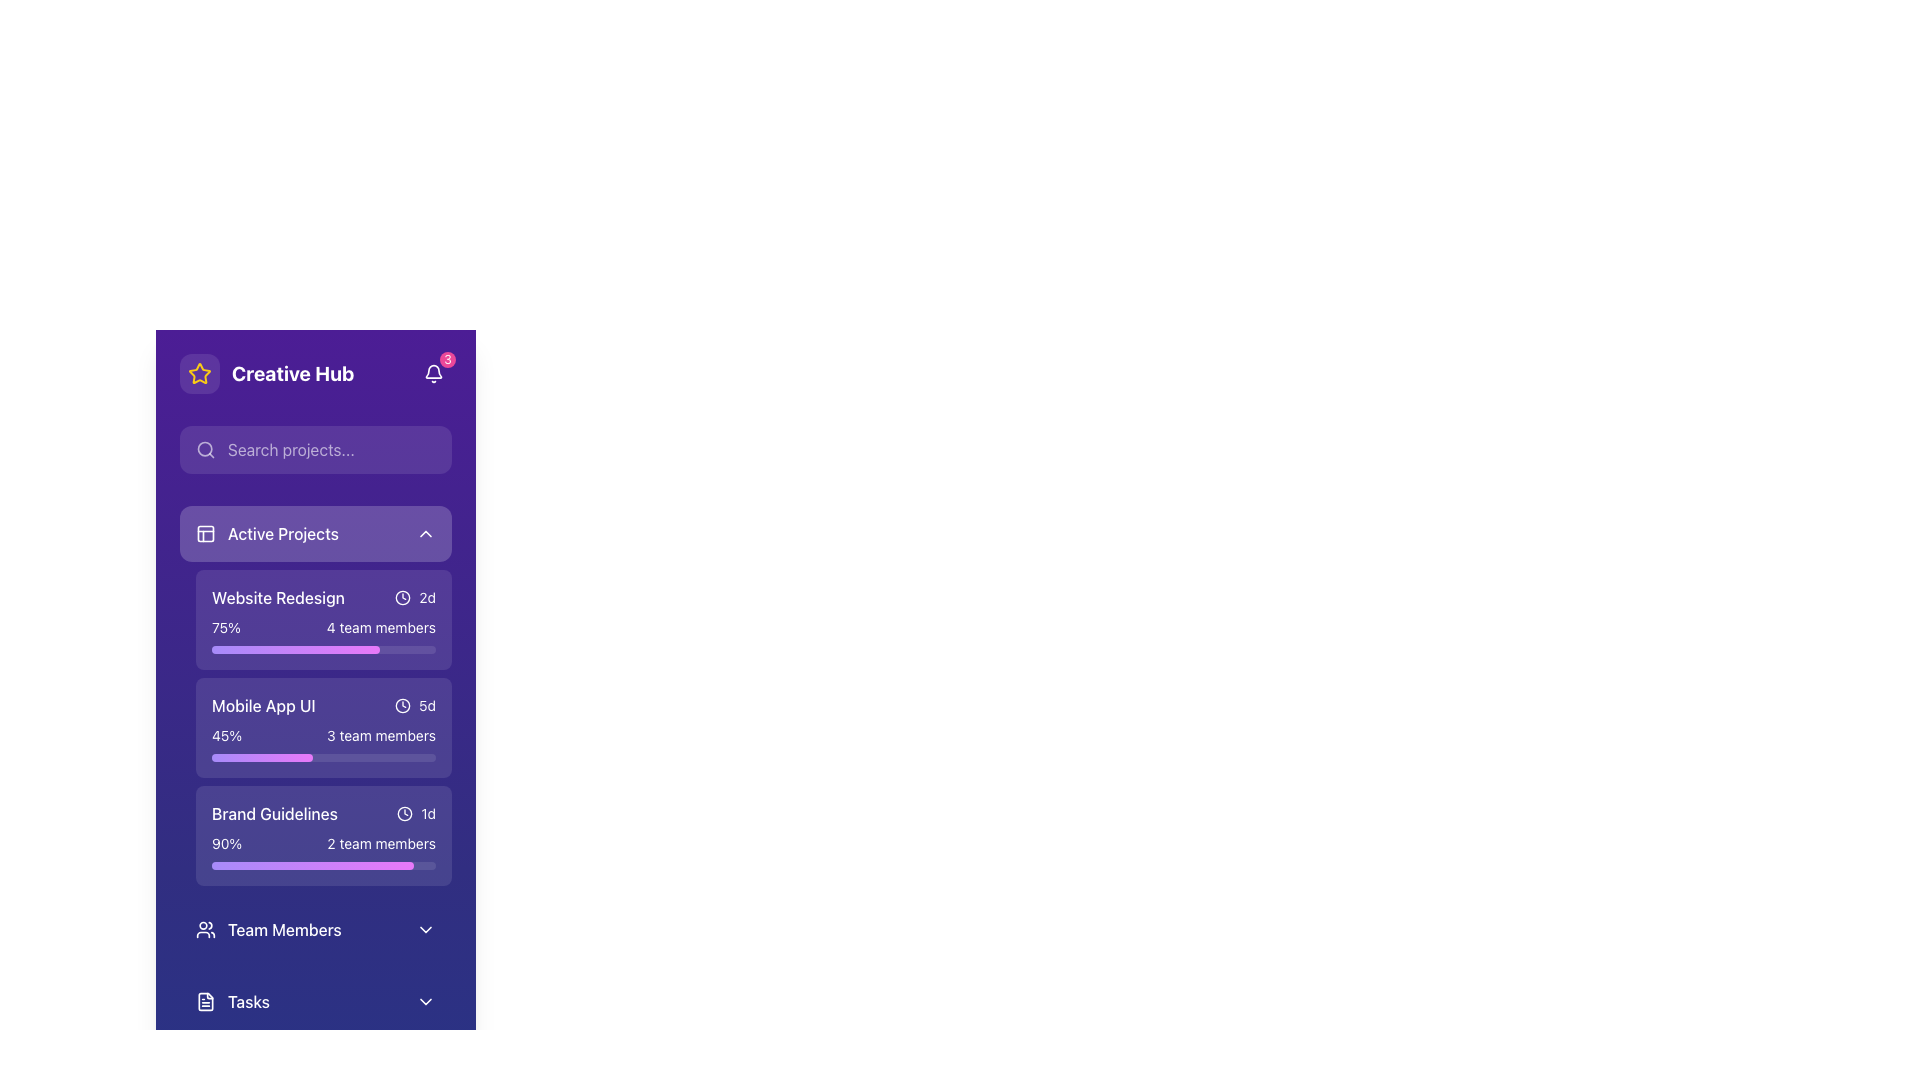 The height and width of the screenshot is (1080, 1920). What do you see at coordinates (324, 650) in the screenshot?
I see `the horizontal progress bar indicating 75% completion, located beneath the text '75%' and '4 team members' in the 'Website Redesign' section of the 'Active Projects' tab` at bounding box center [324, 650].